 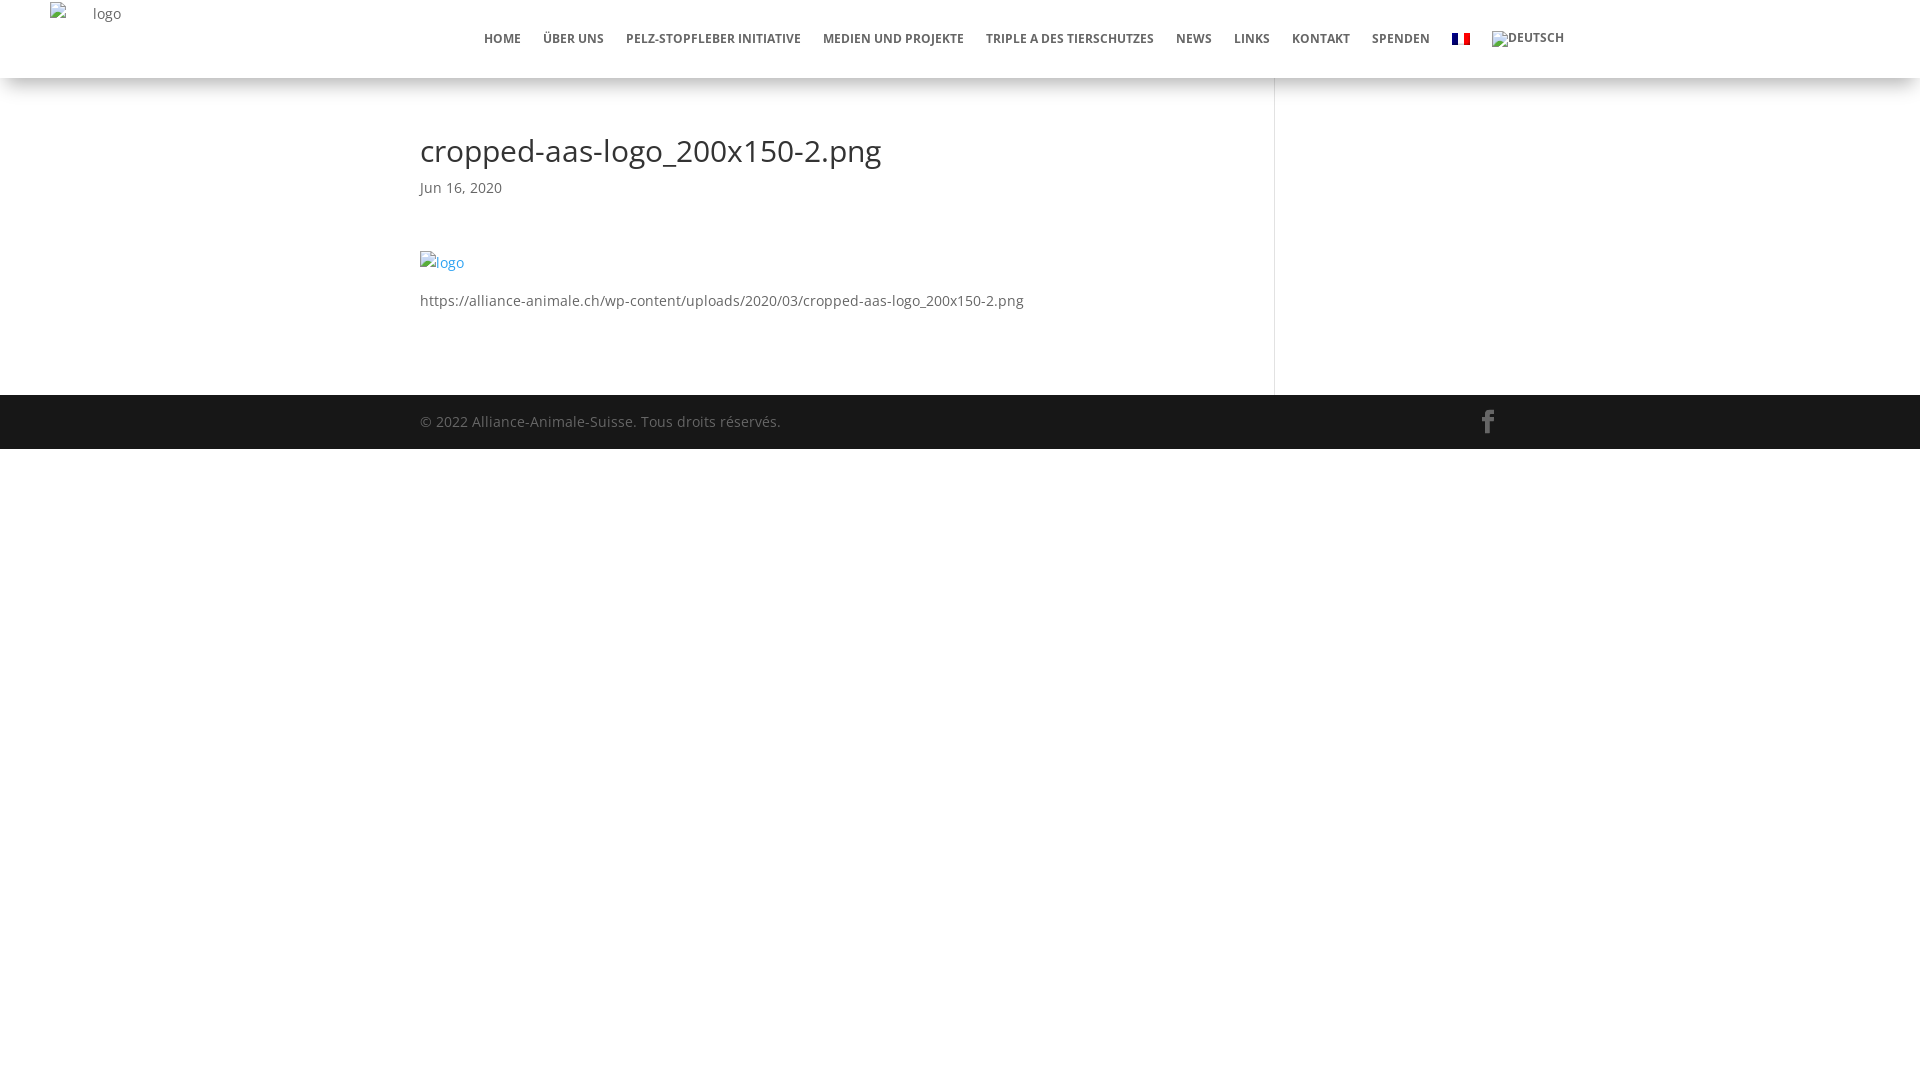 I want to click on 'LINKS', so click(x=1232, y=38).